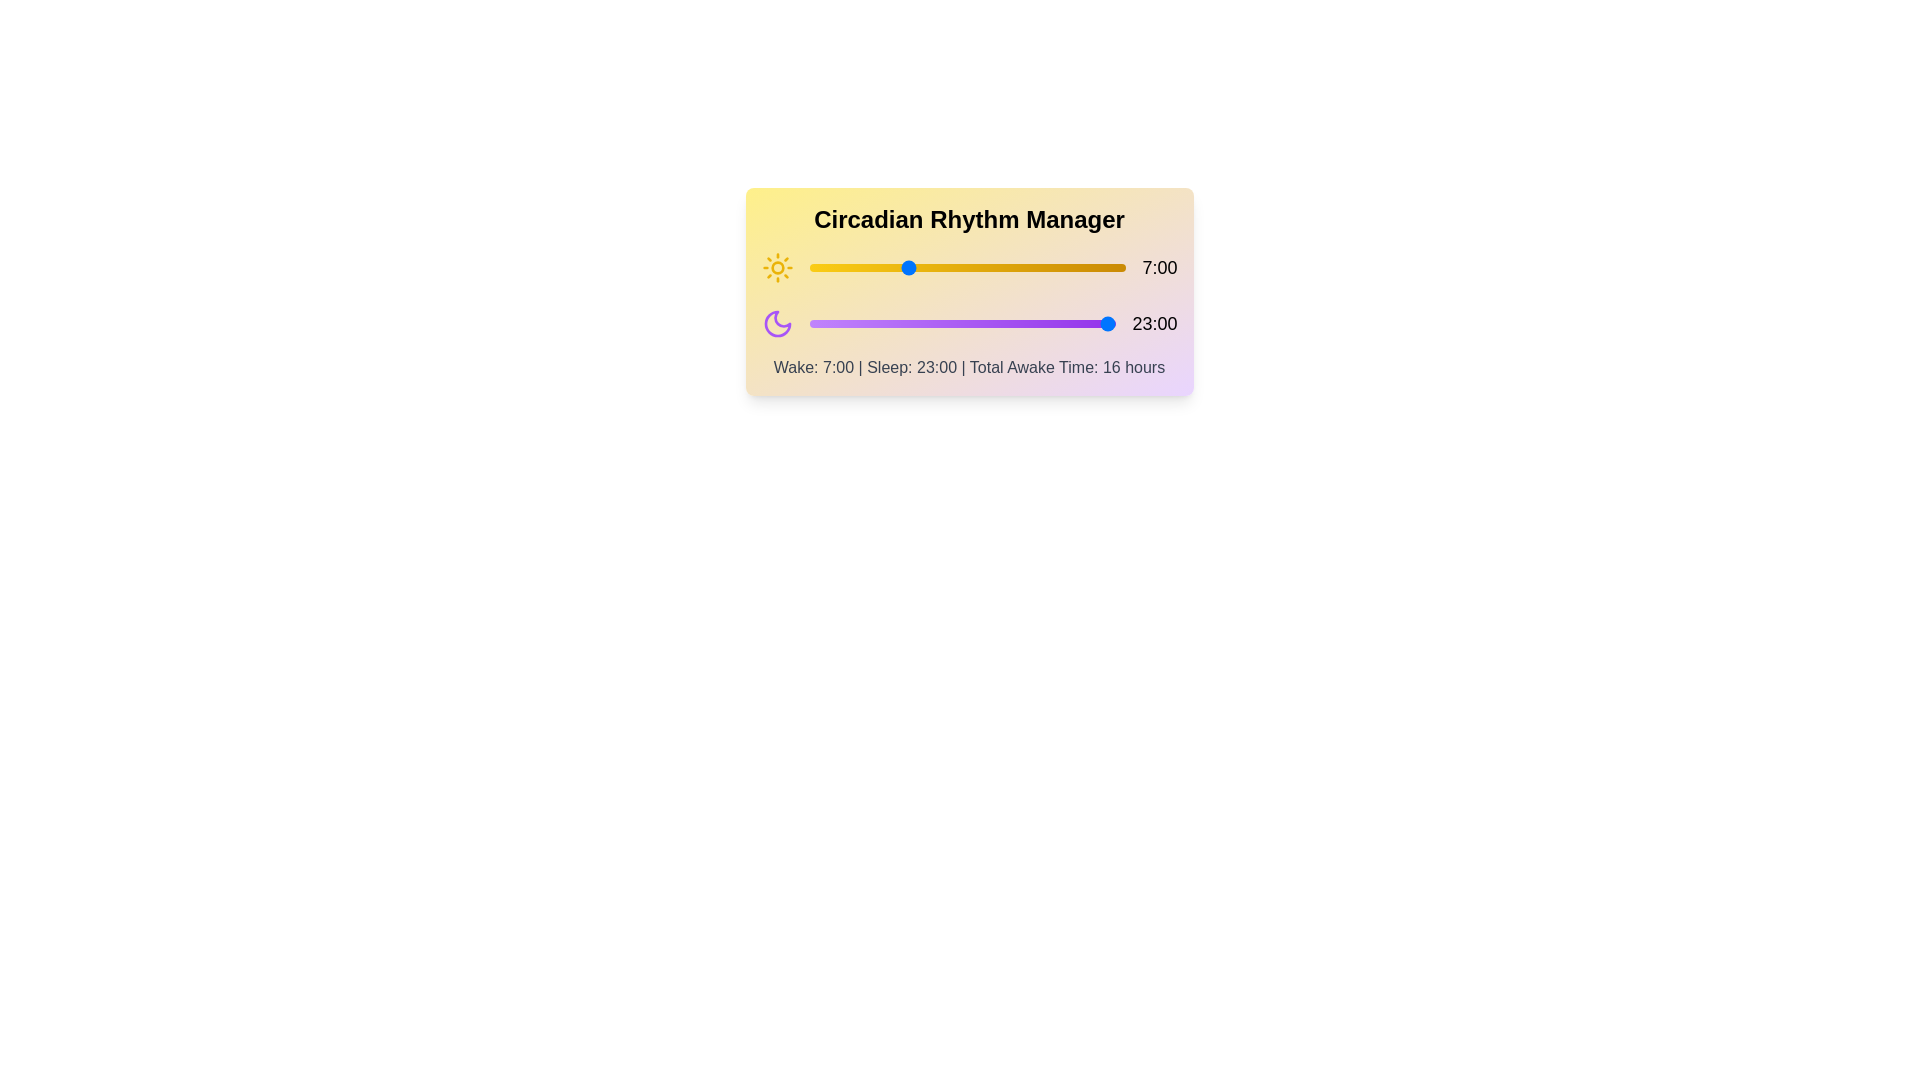 This screenshot has width=1920, height=1080. Describe the element at coordinates (891, 266) in the screenshot. I see `the wake hour to 6 by moving the slider` at that location.